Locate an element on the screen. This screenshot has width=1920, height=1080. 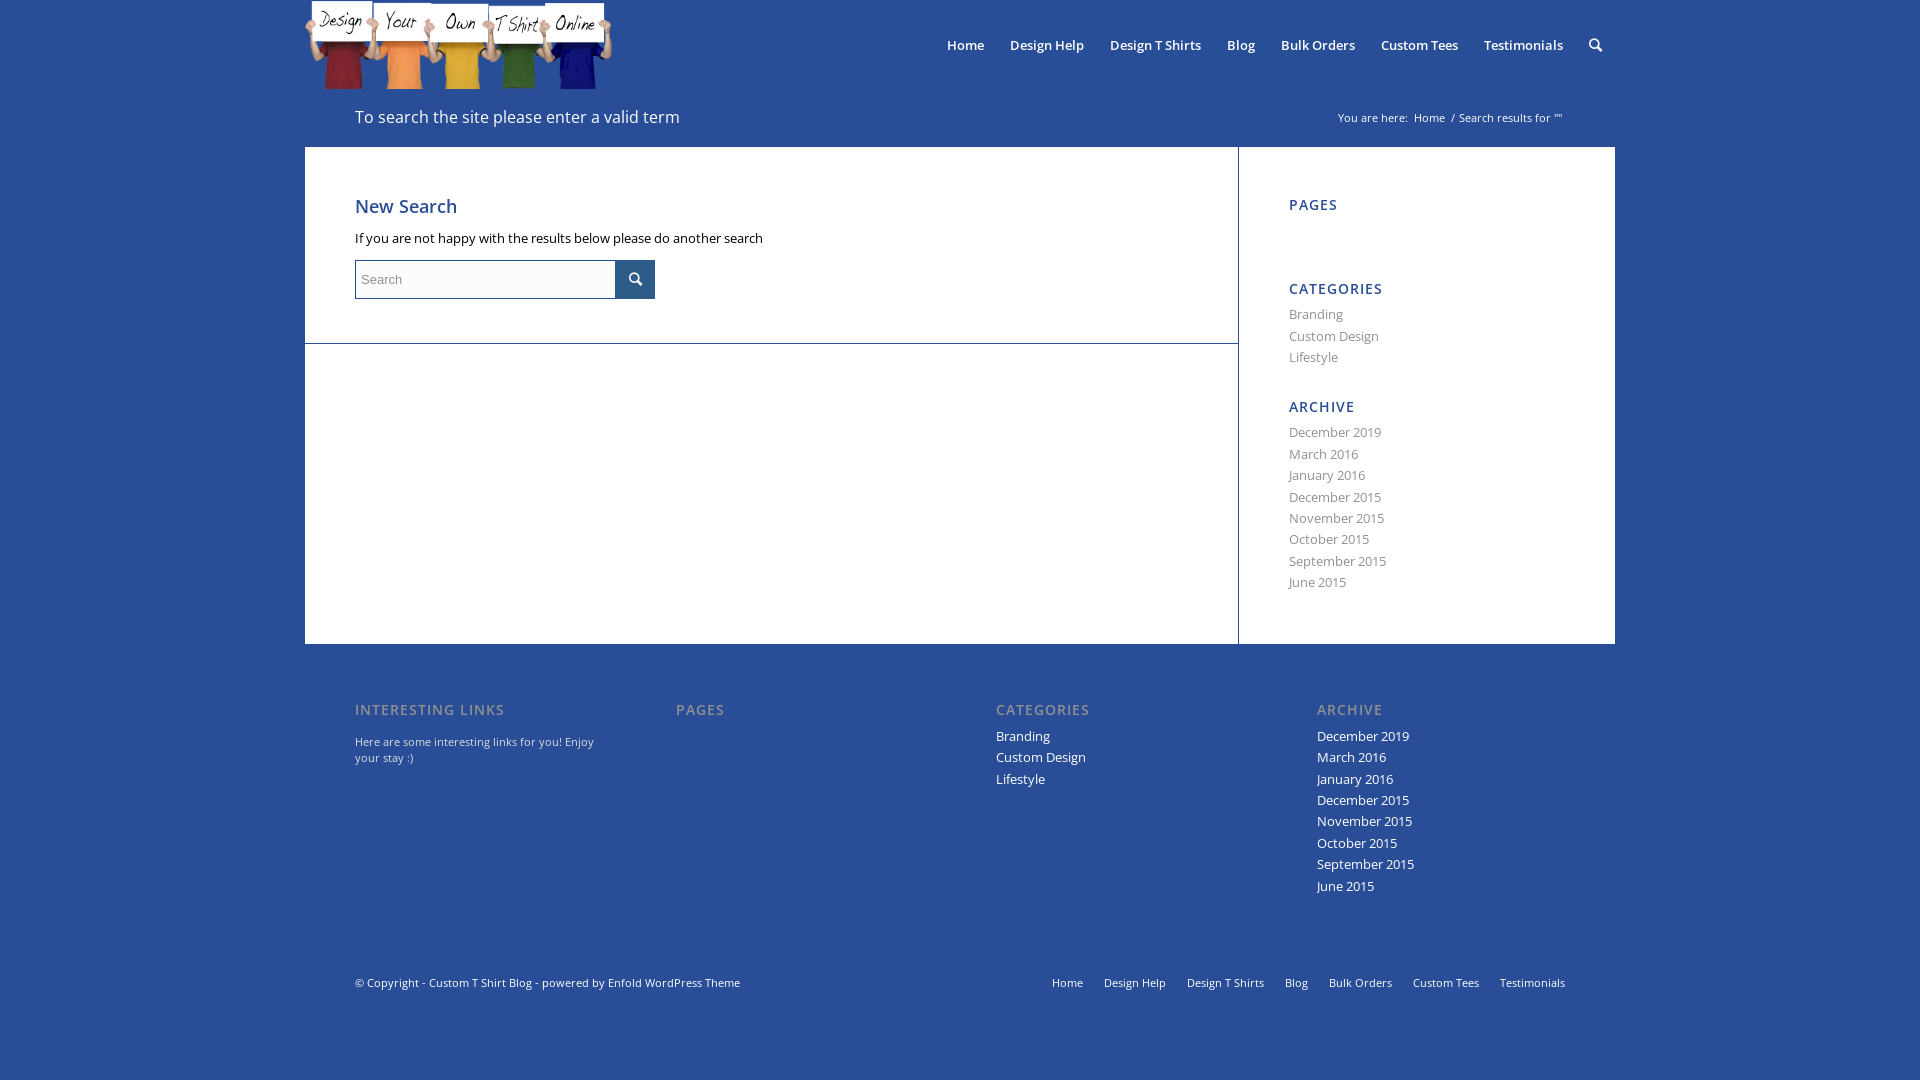
'Branding' is located at coordinates (1315, 313).